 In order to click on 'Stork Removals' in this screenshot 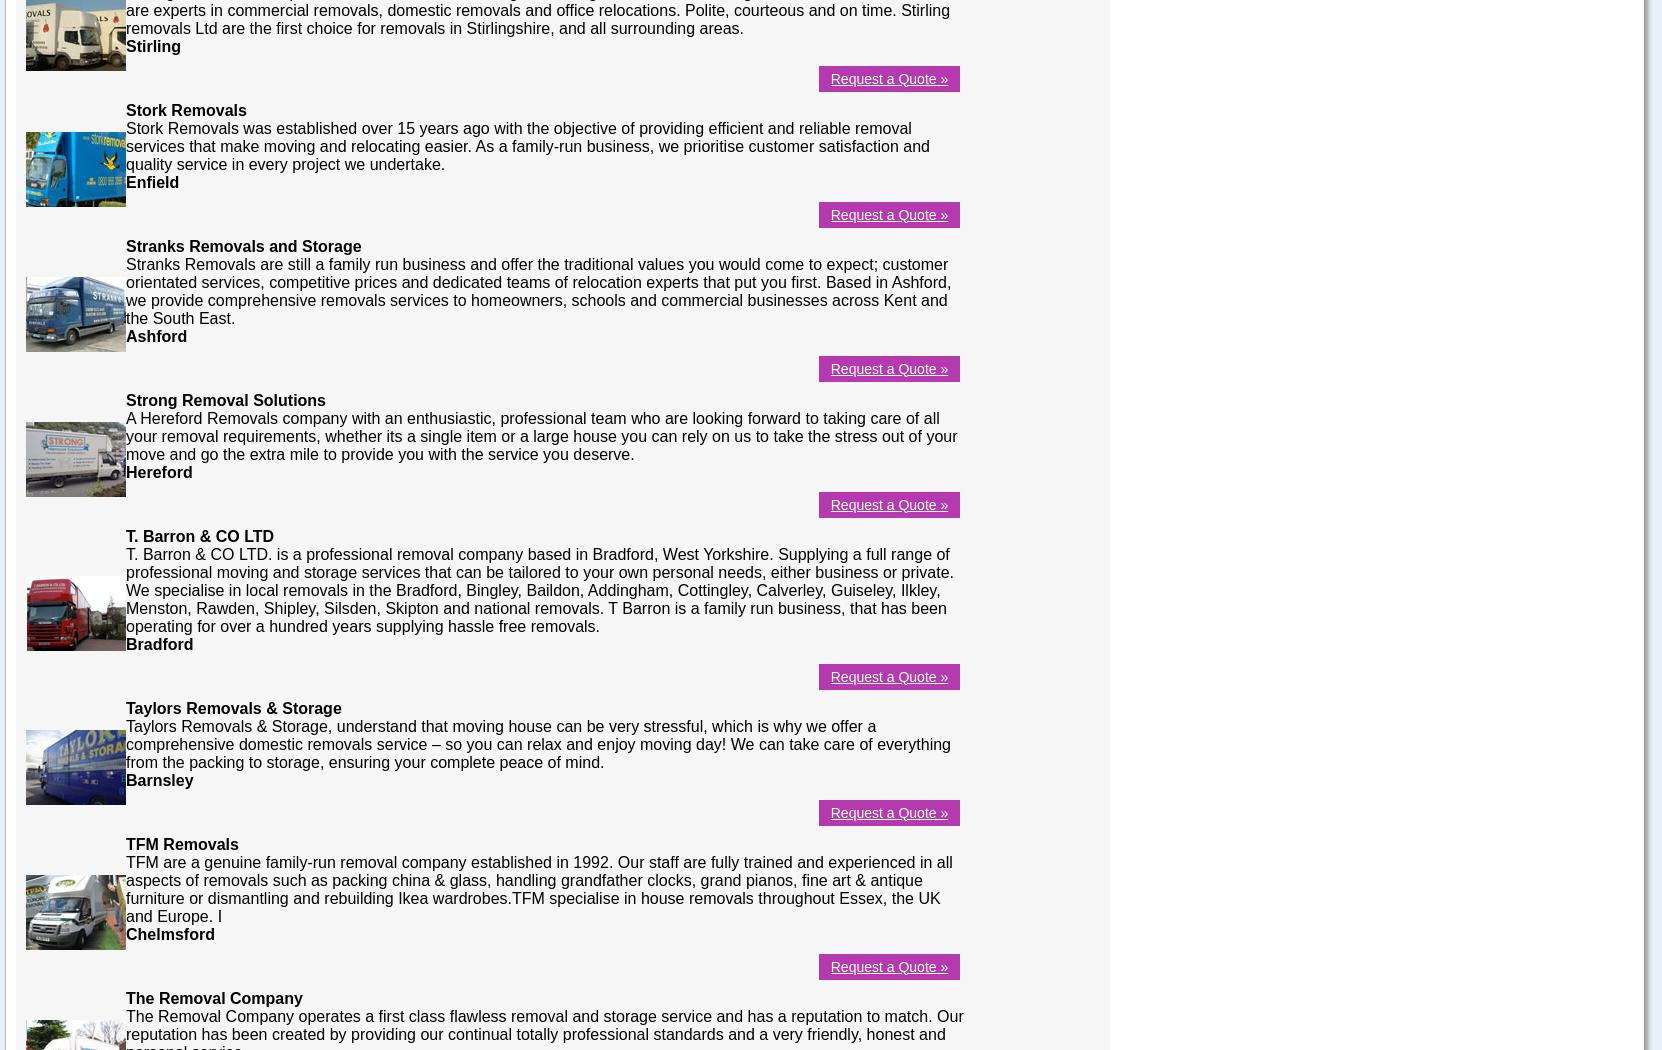, I will do `click(184, 109)`.